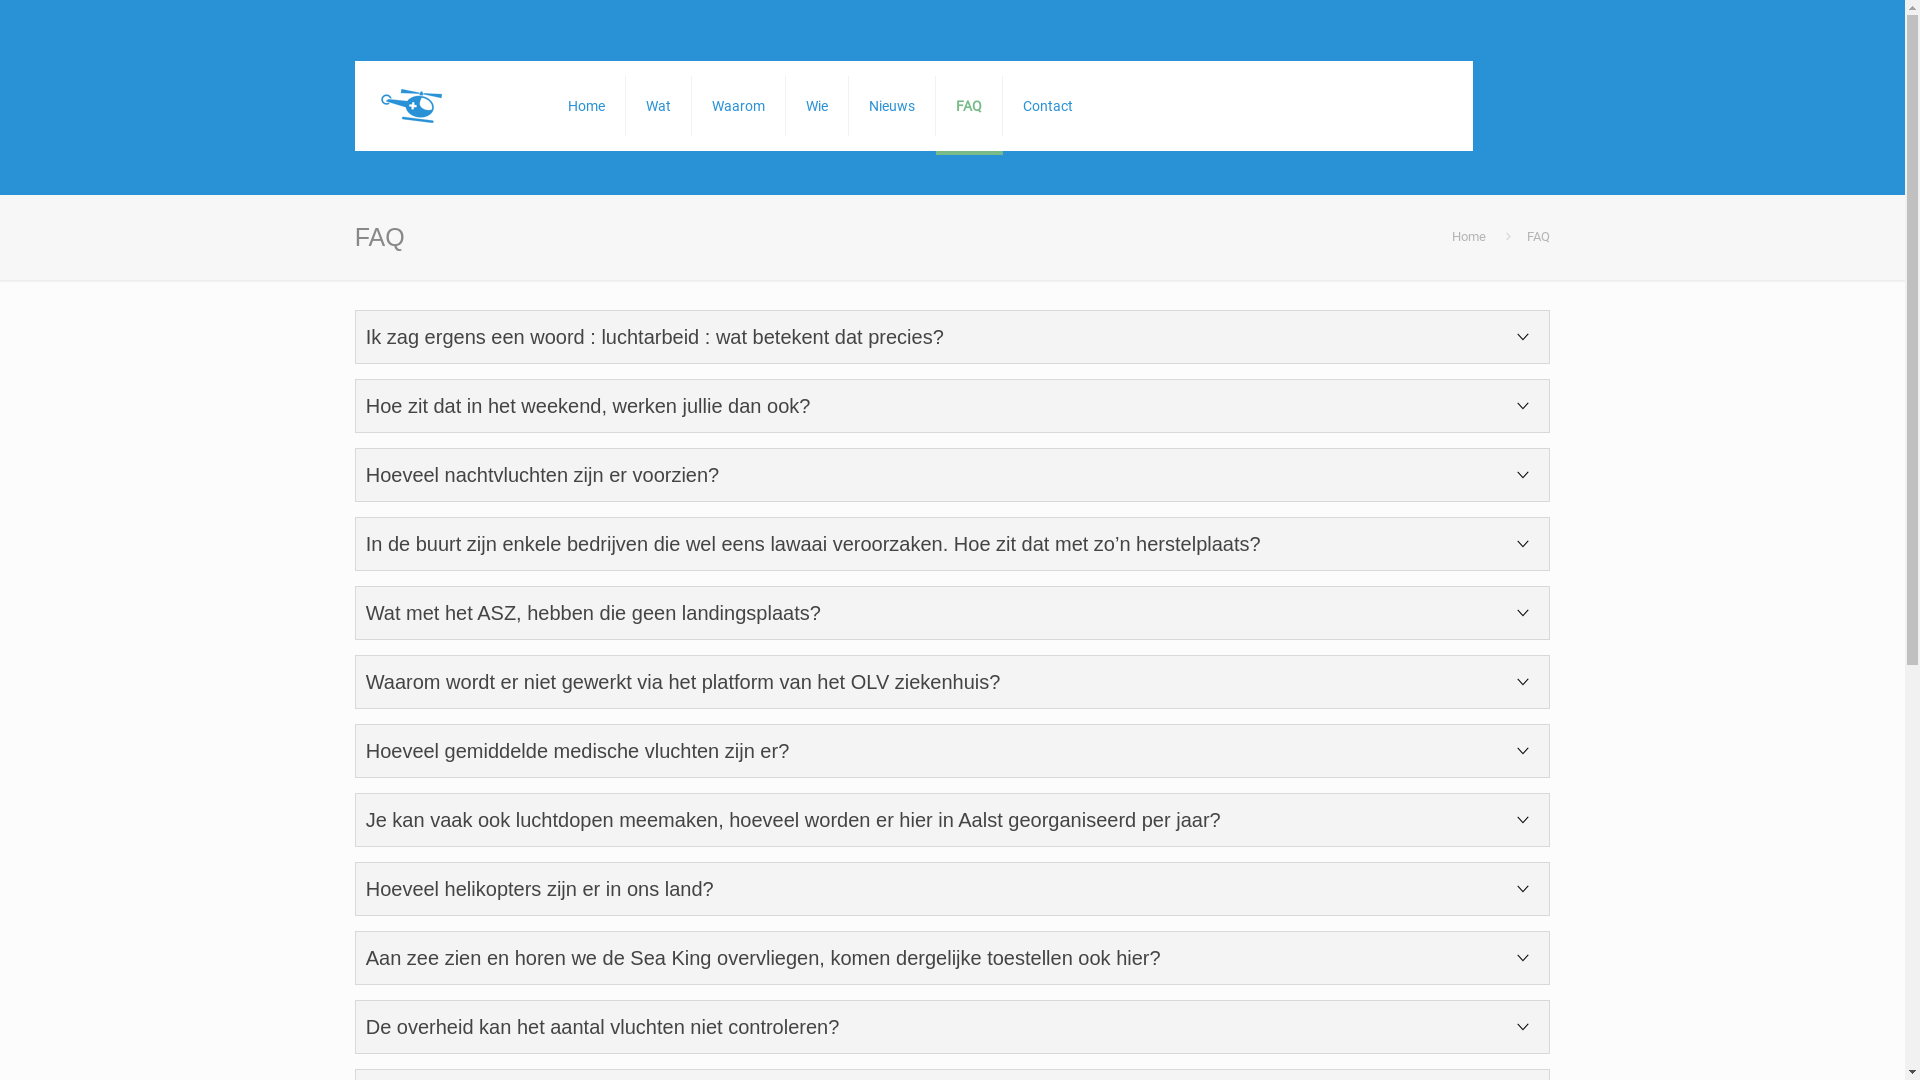 This screenshot has width=1920, height=1080. Describe the element at coordinates (585, 105) in the screenshot. I see `'Home'` at that location.